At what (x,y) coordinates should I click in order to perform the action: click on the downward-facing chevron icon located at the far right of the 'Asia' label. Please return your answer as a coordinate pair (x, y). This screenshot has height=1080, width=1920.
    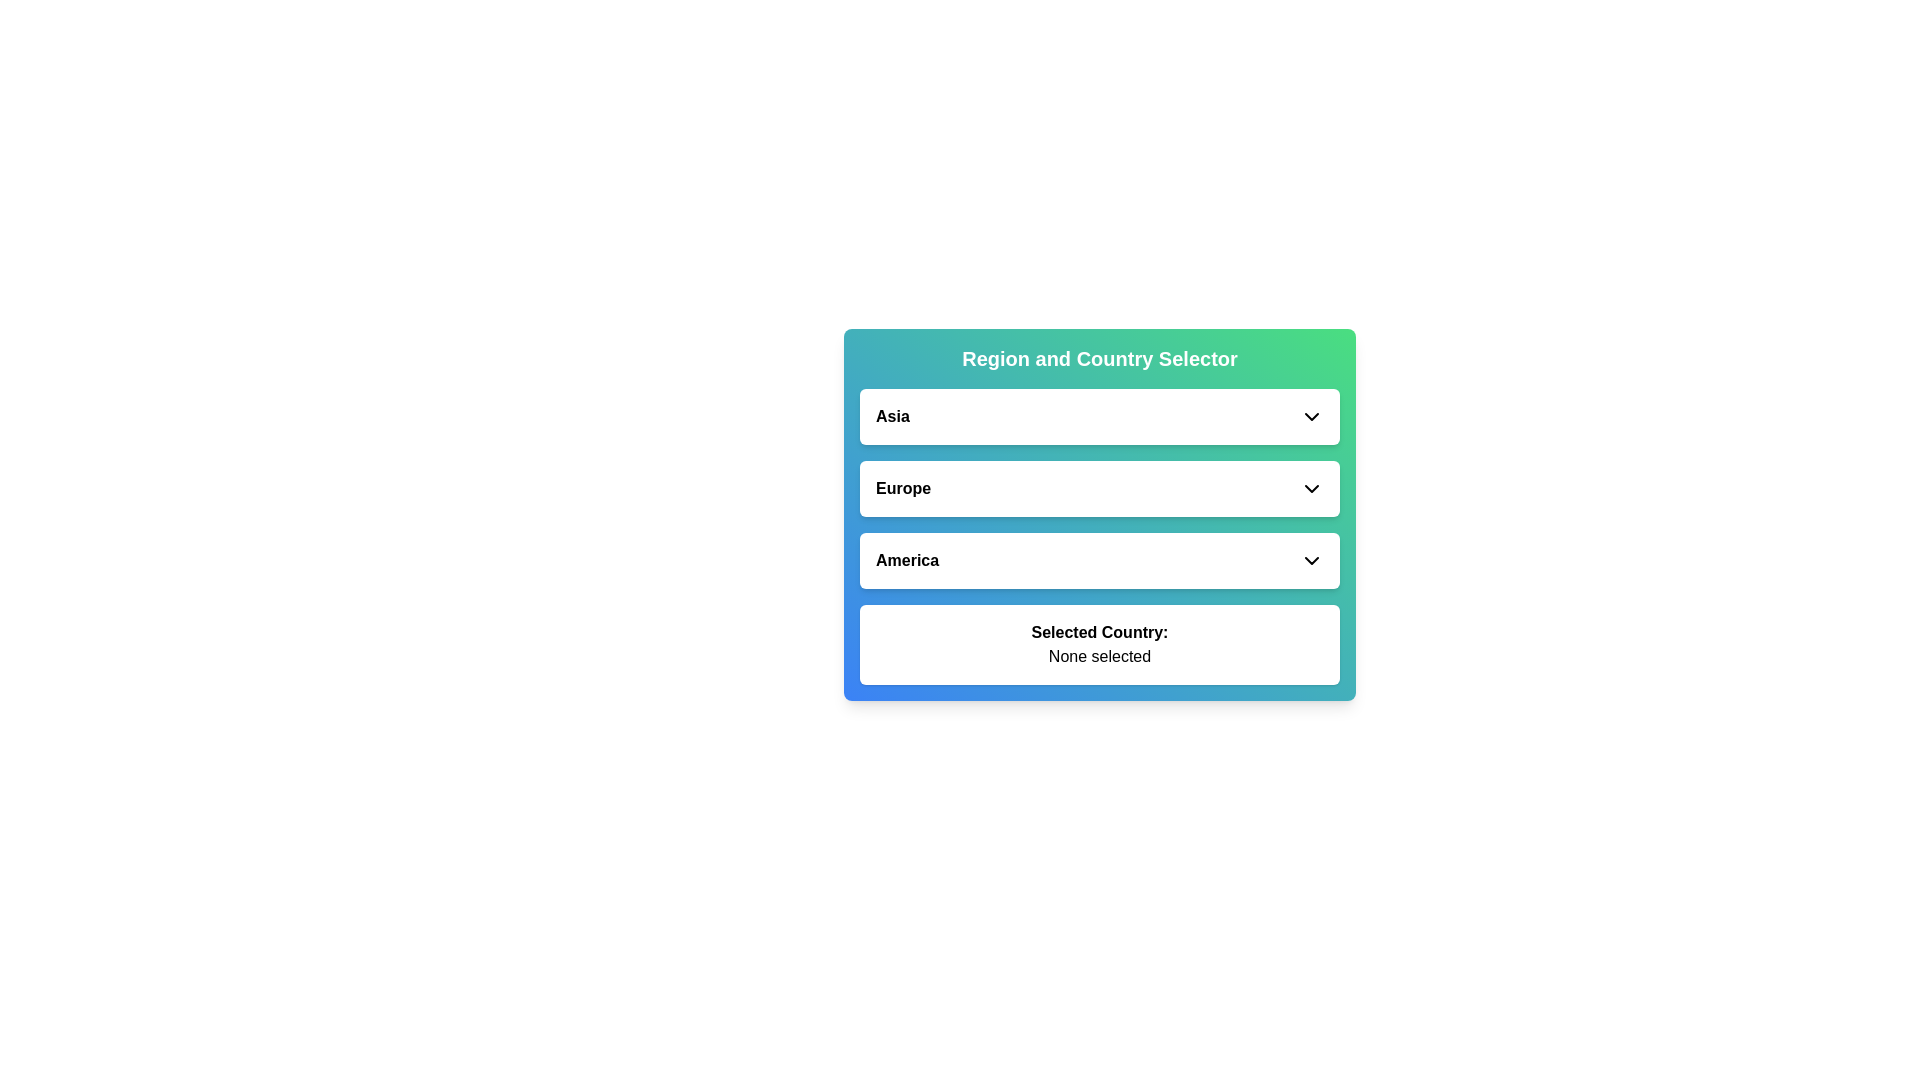
    Looking at the image, I should click on (1311, 415).